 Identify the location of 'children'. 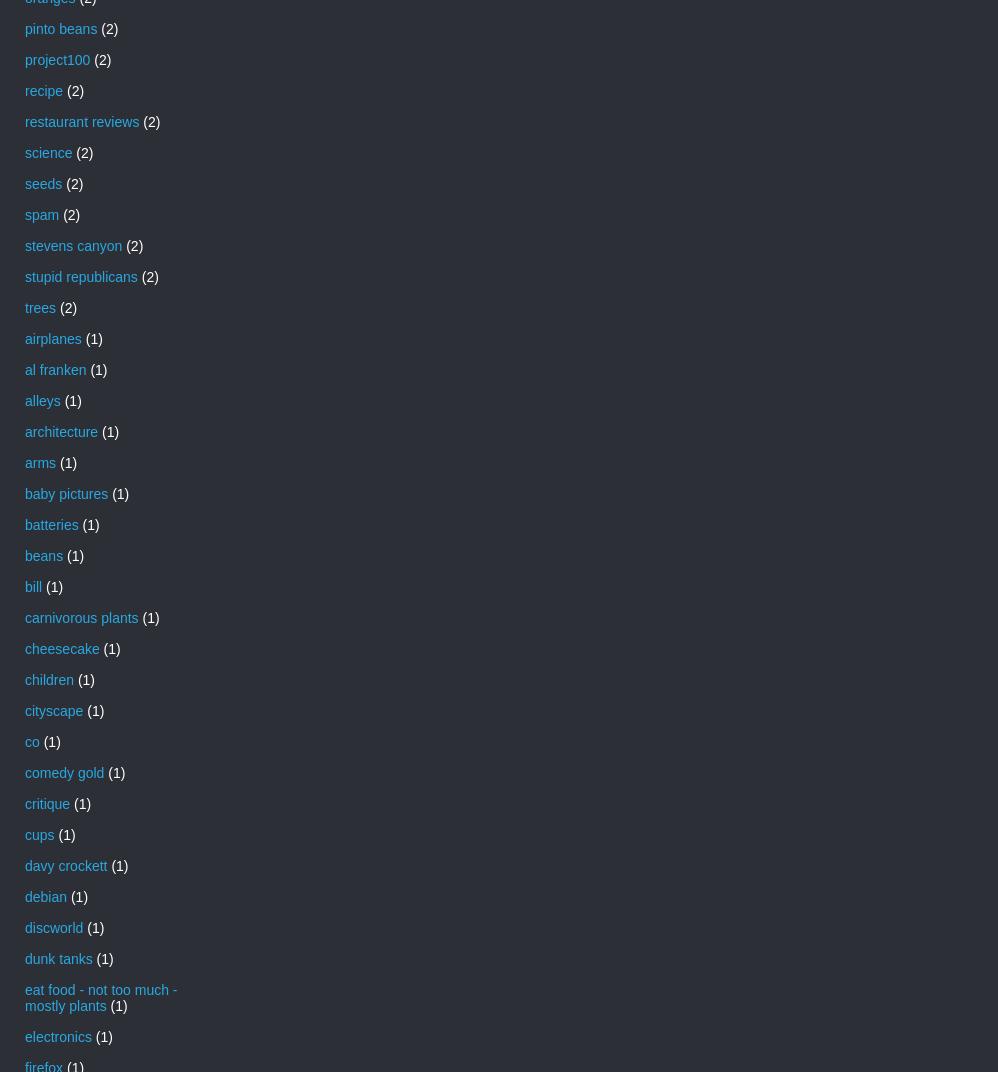
(49, 678).